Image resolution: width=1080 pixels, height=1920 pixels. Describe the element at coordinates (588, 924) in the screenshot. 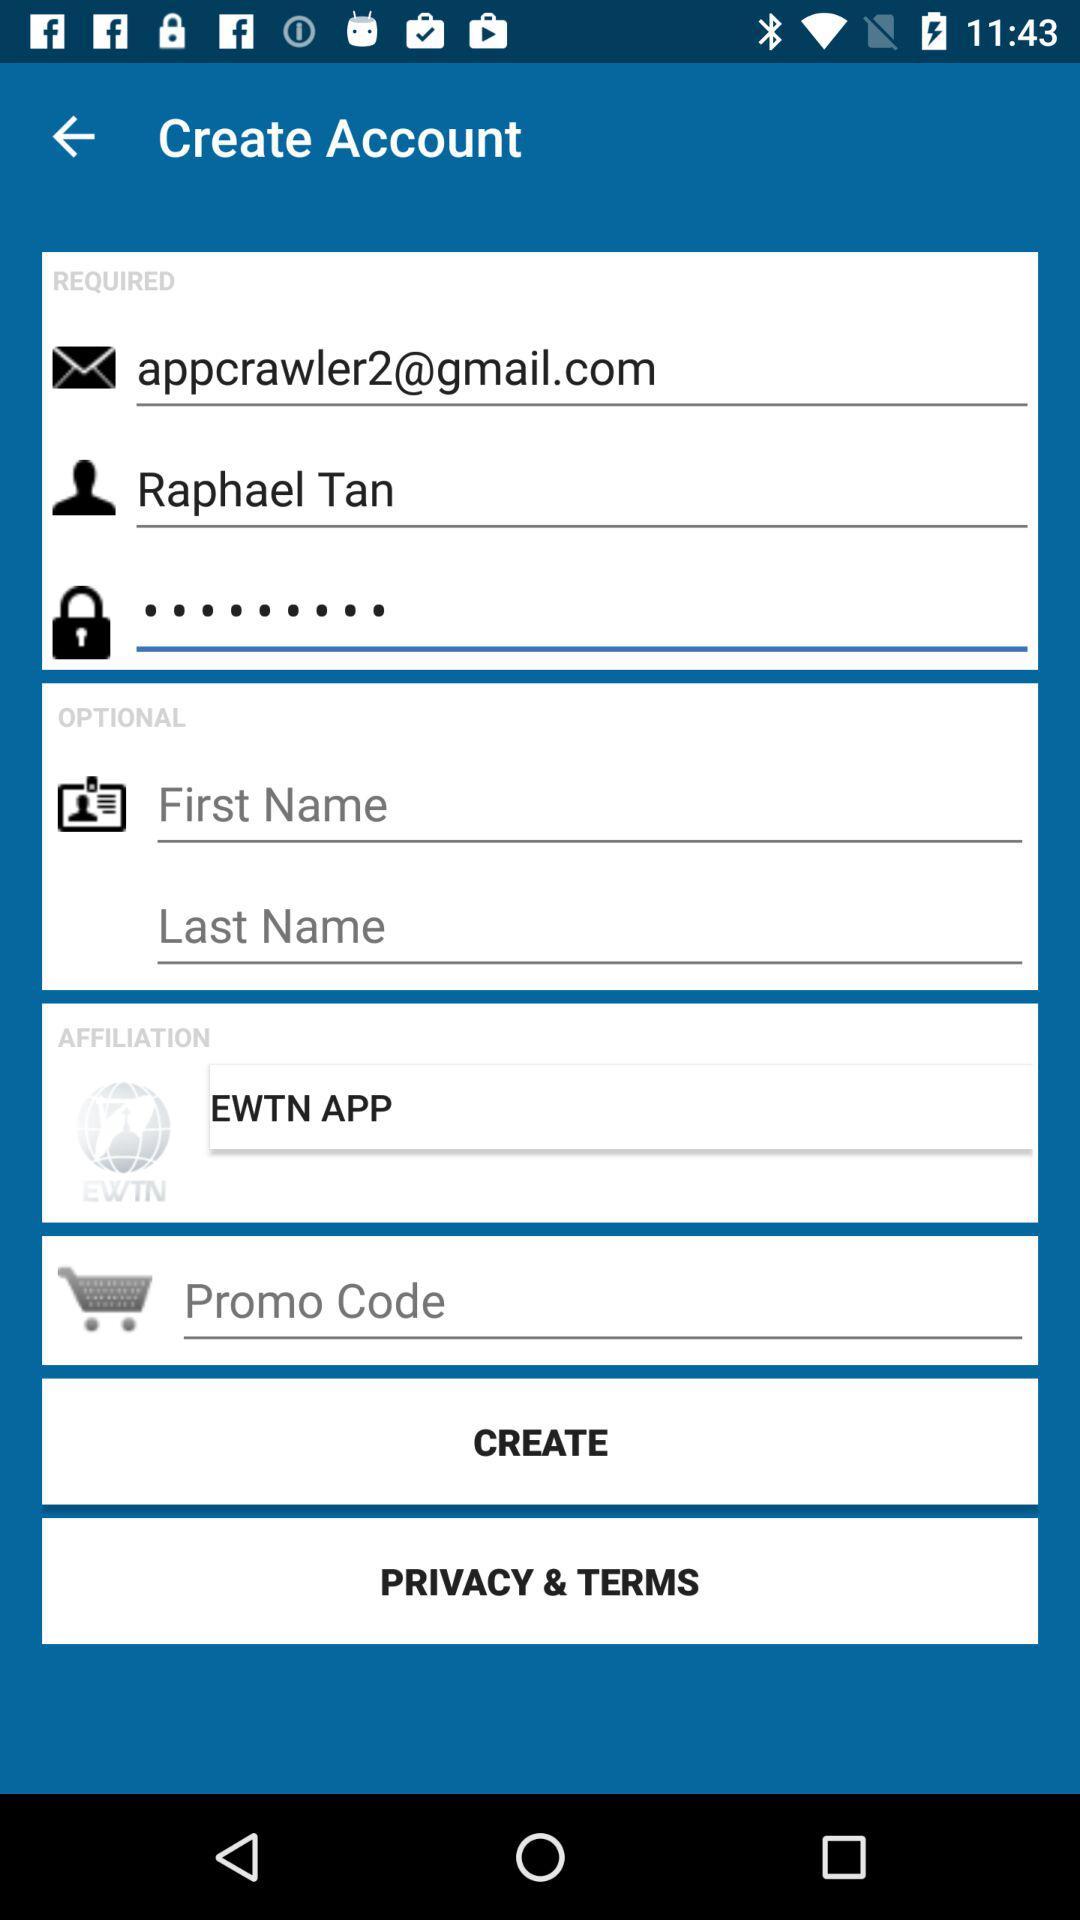

I see `your last name` at that location.